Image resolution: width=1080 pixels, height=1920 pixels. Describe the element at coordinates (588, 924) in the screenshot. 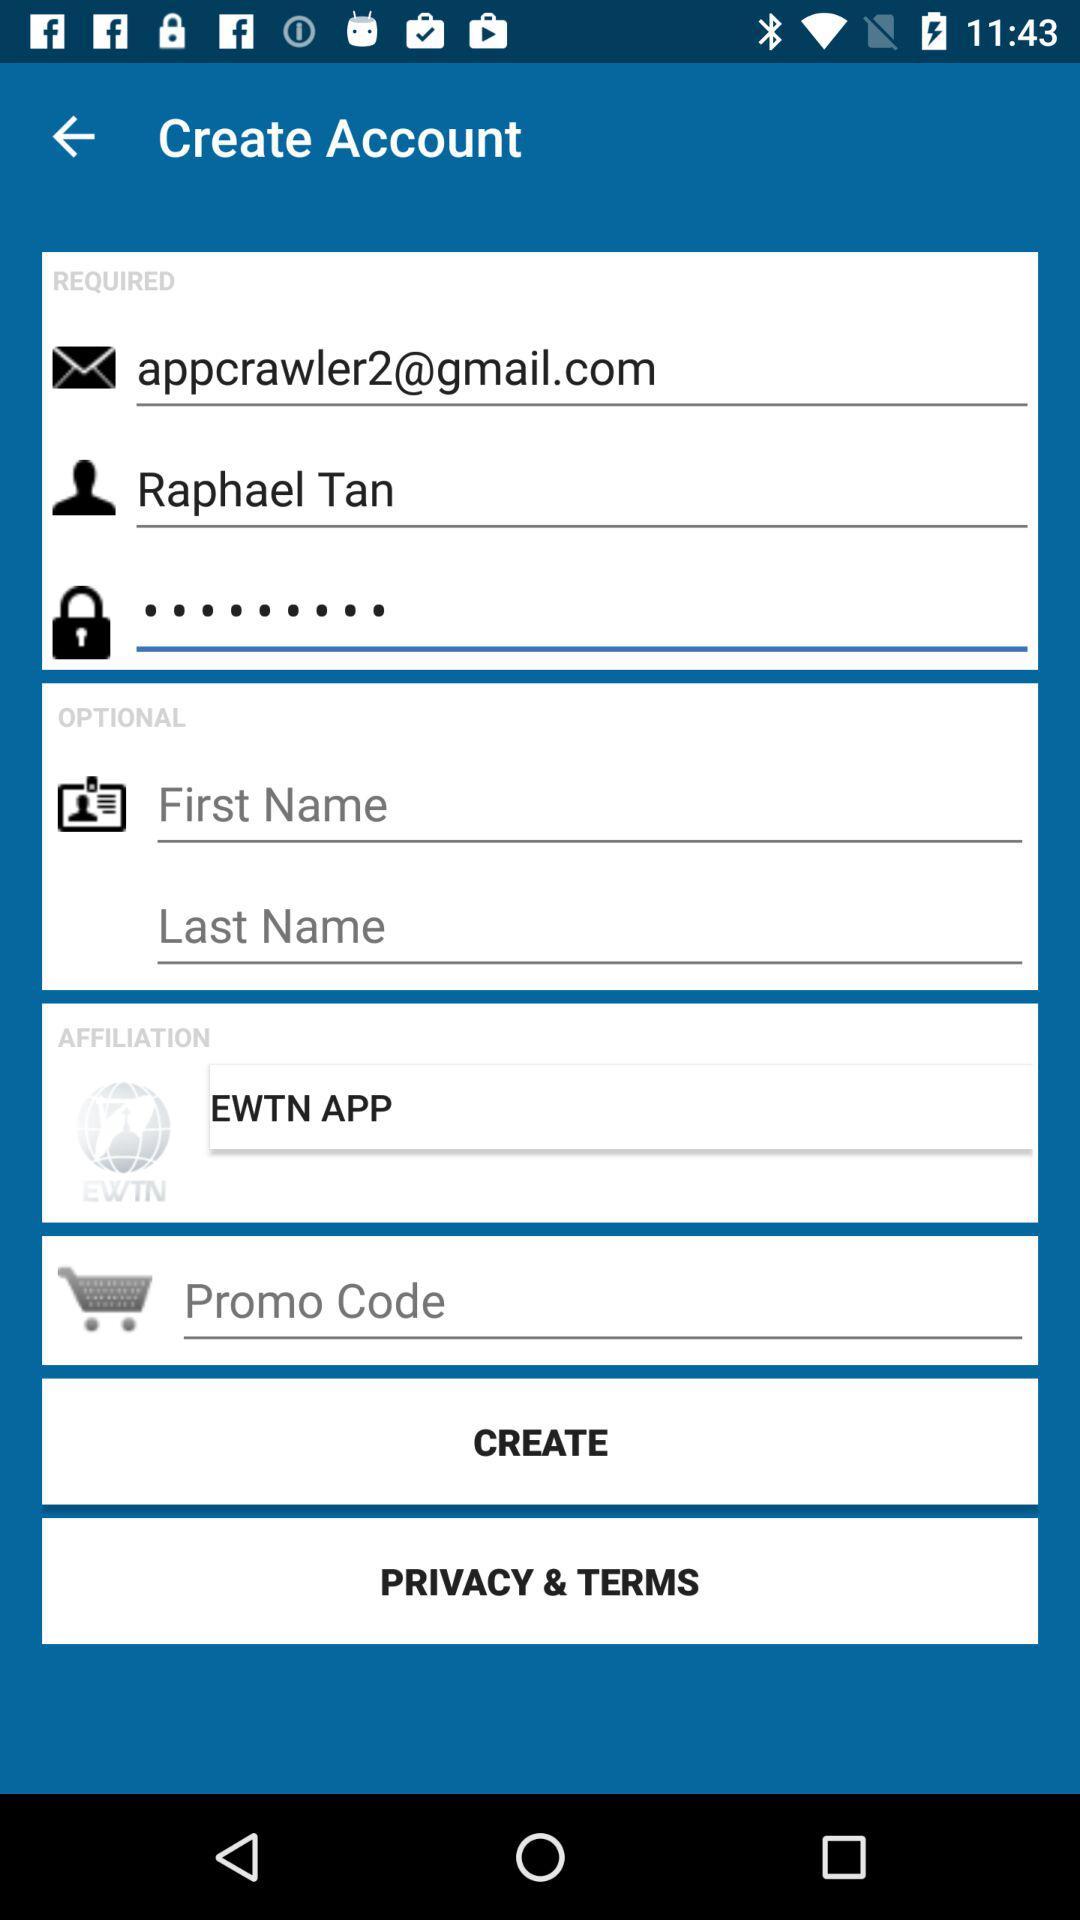

I see `your last name` at that location.